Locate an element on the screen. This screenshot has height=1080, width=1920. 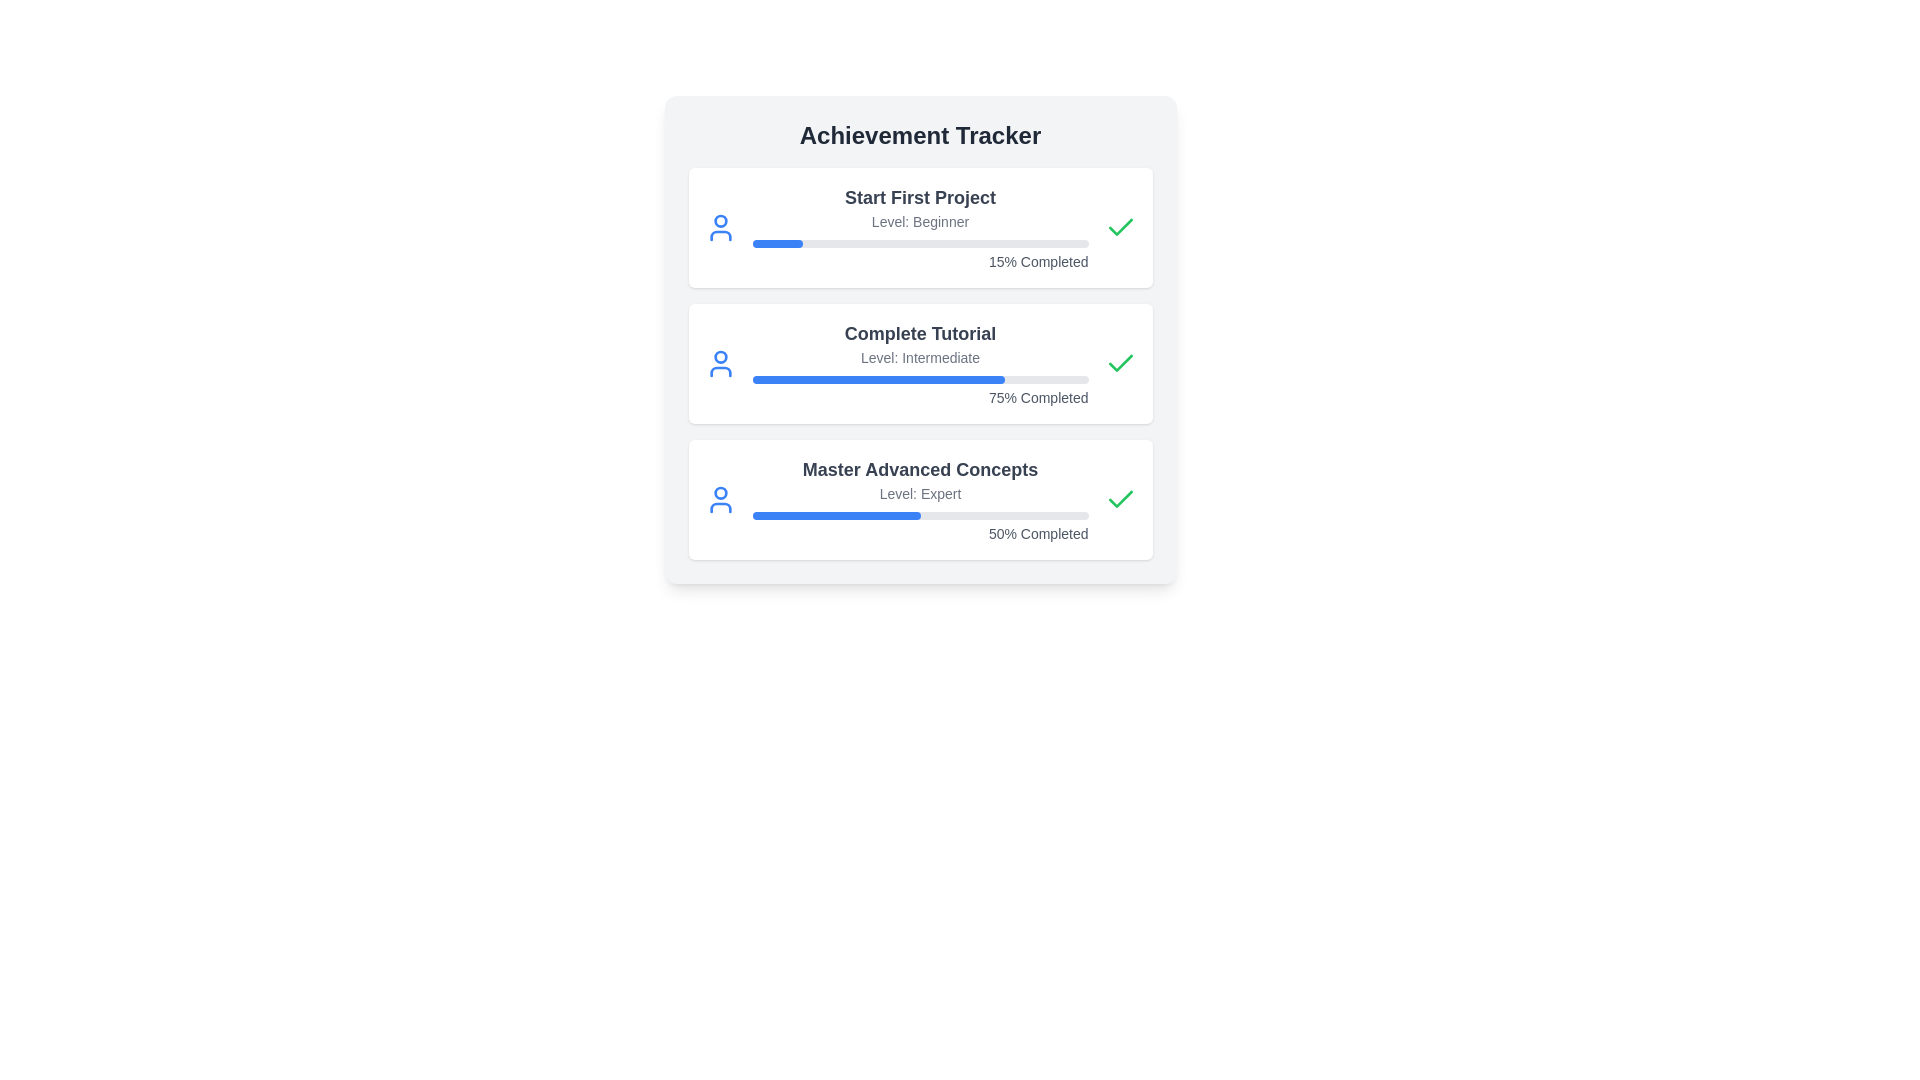
the Circular SVG Element of the user profile icon located on the left side of the 'Master Advanced Concepts' section is located at coordinates (720, 493).